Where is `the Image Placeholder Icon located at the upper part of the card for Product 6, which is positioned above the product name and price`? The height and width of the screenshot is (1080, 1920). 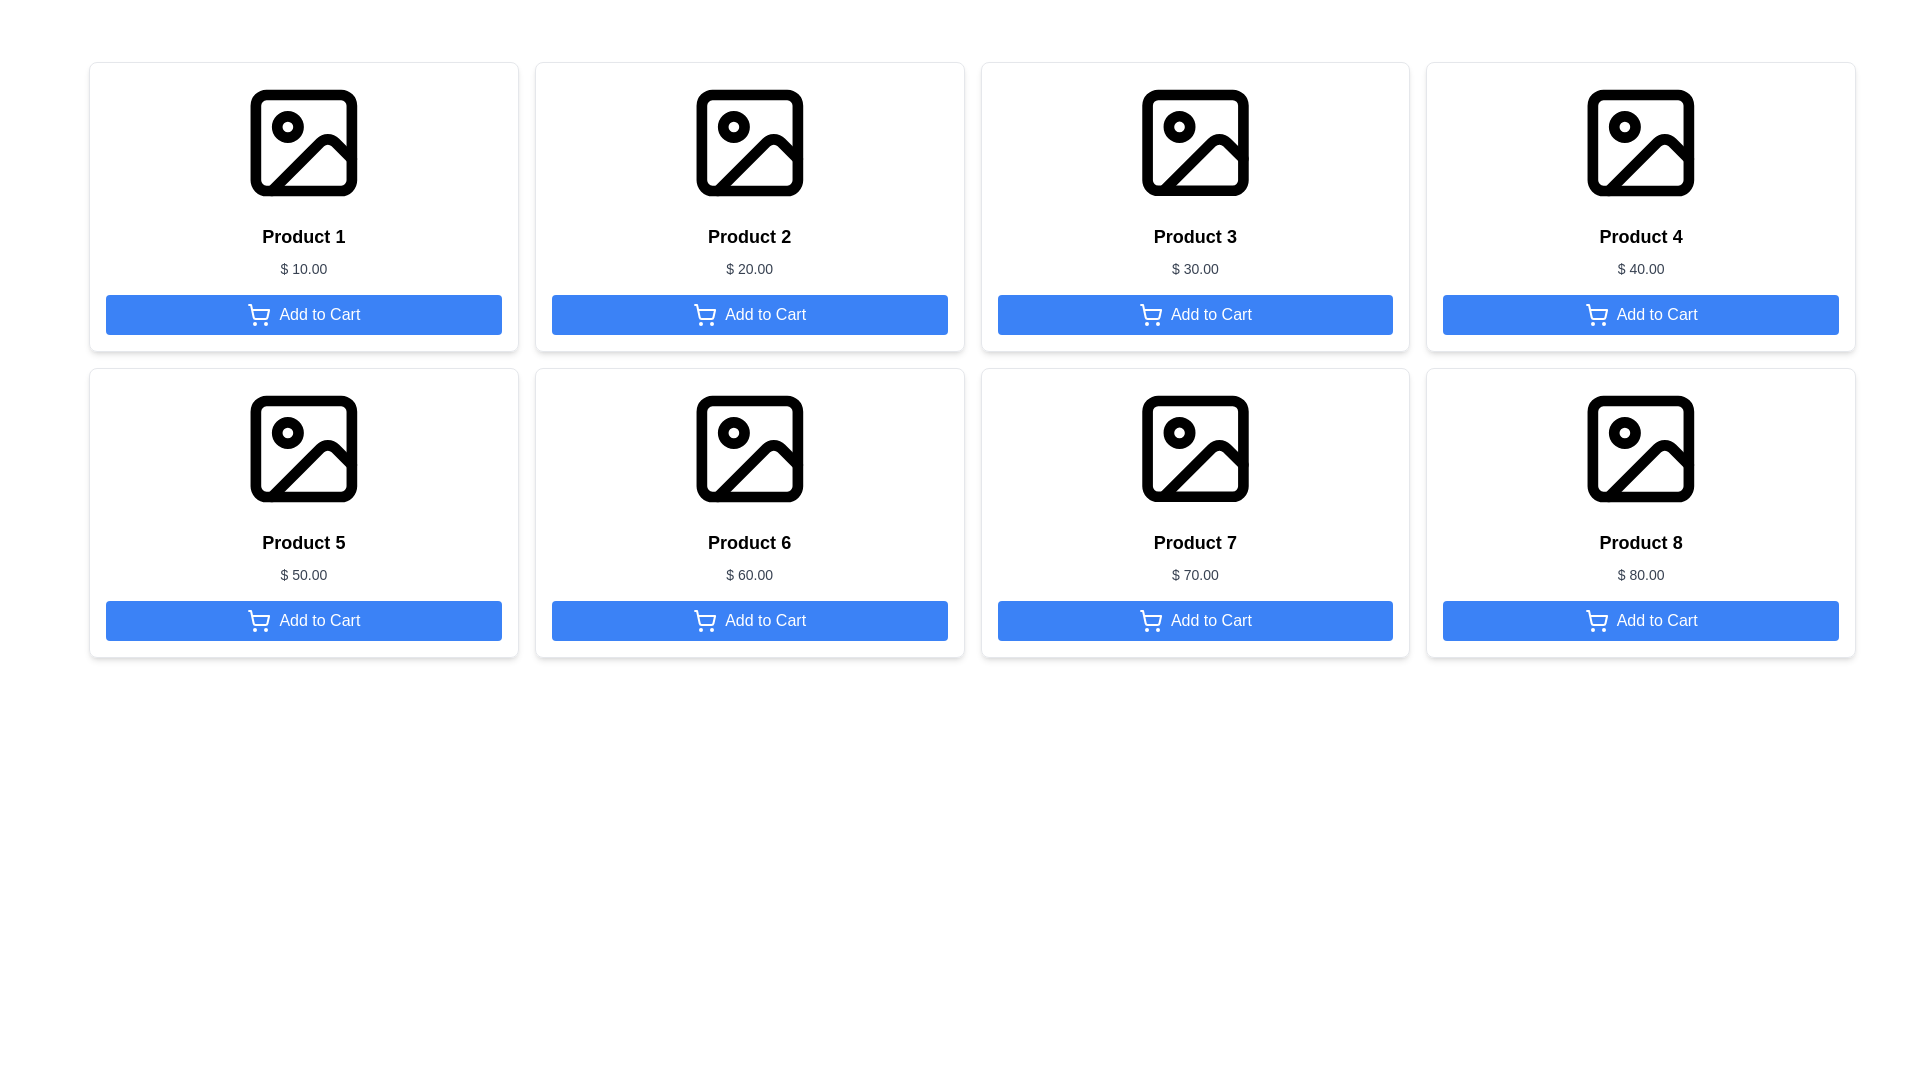
the Image Placeholder Icon located at the upper part of the card for Product 6, which is positioned above the product name and price is located at coordinates (748, 447).